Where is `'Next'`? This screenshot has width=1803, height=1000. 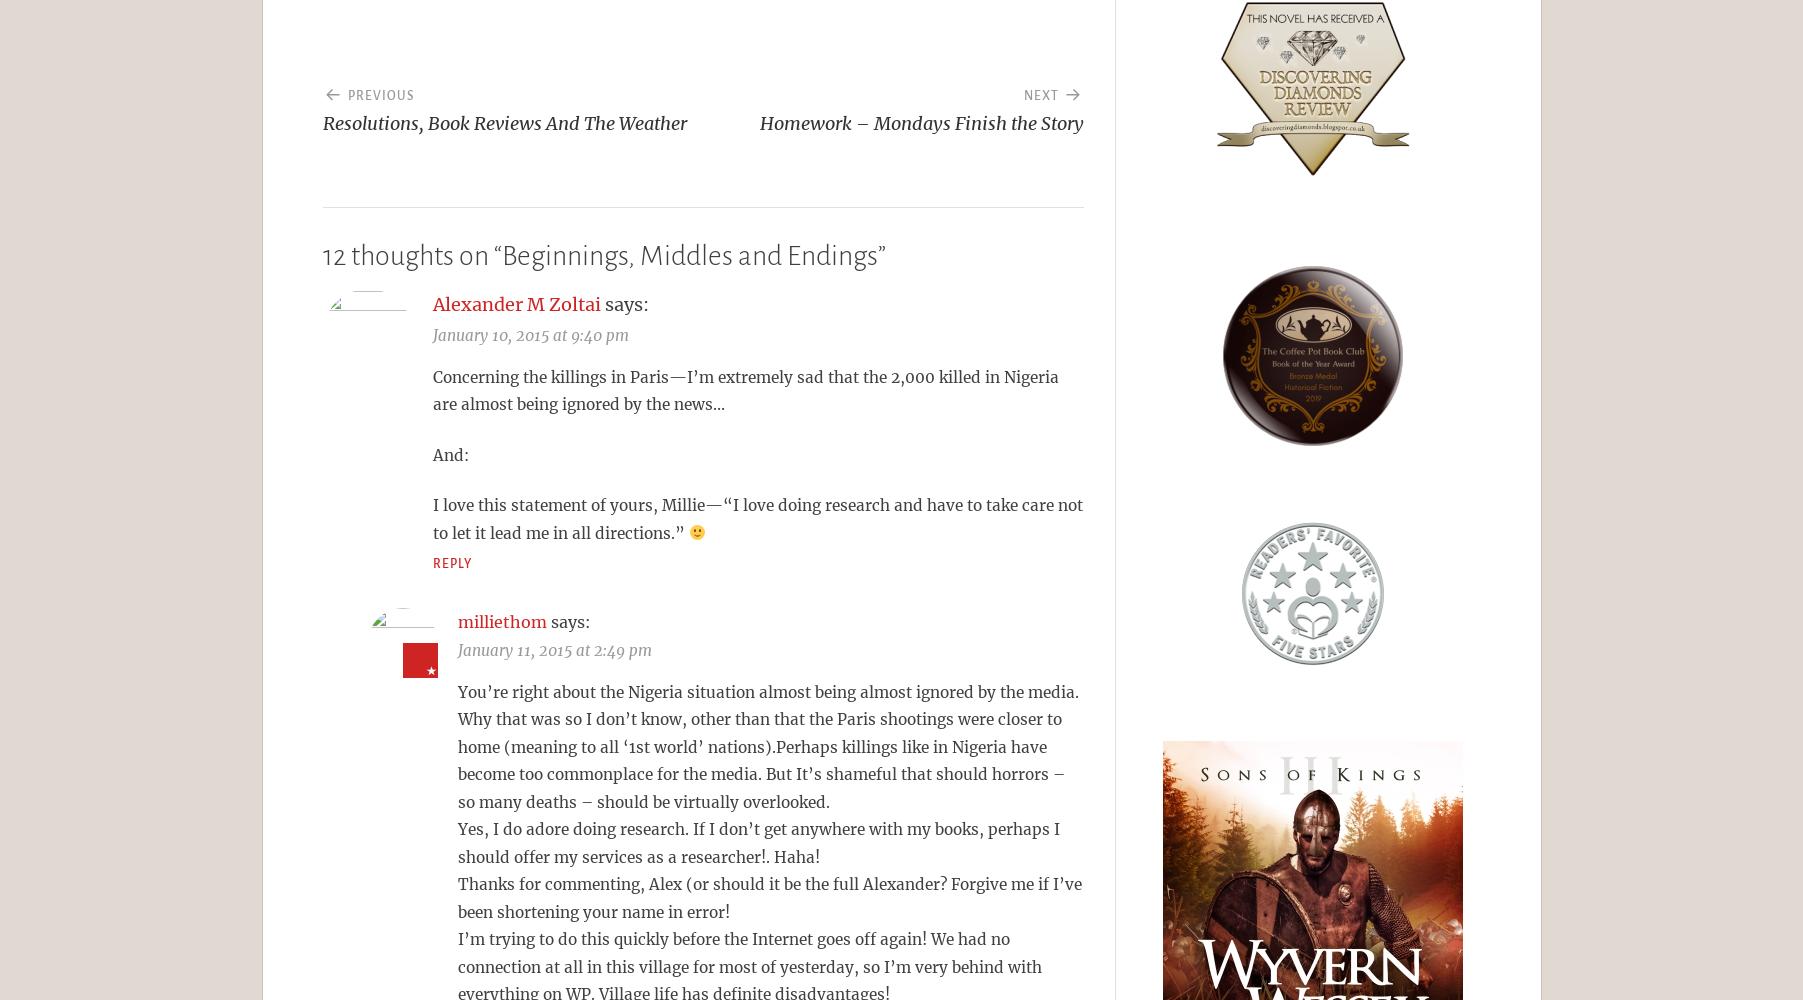
'Next' is located at coordinates (1040, 94).